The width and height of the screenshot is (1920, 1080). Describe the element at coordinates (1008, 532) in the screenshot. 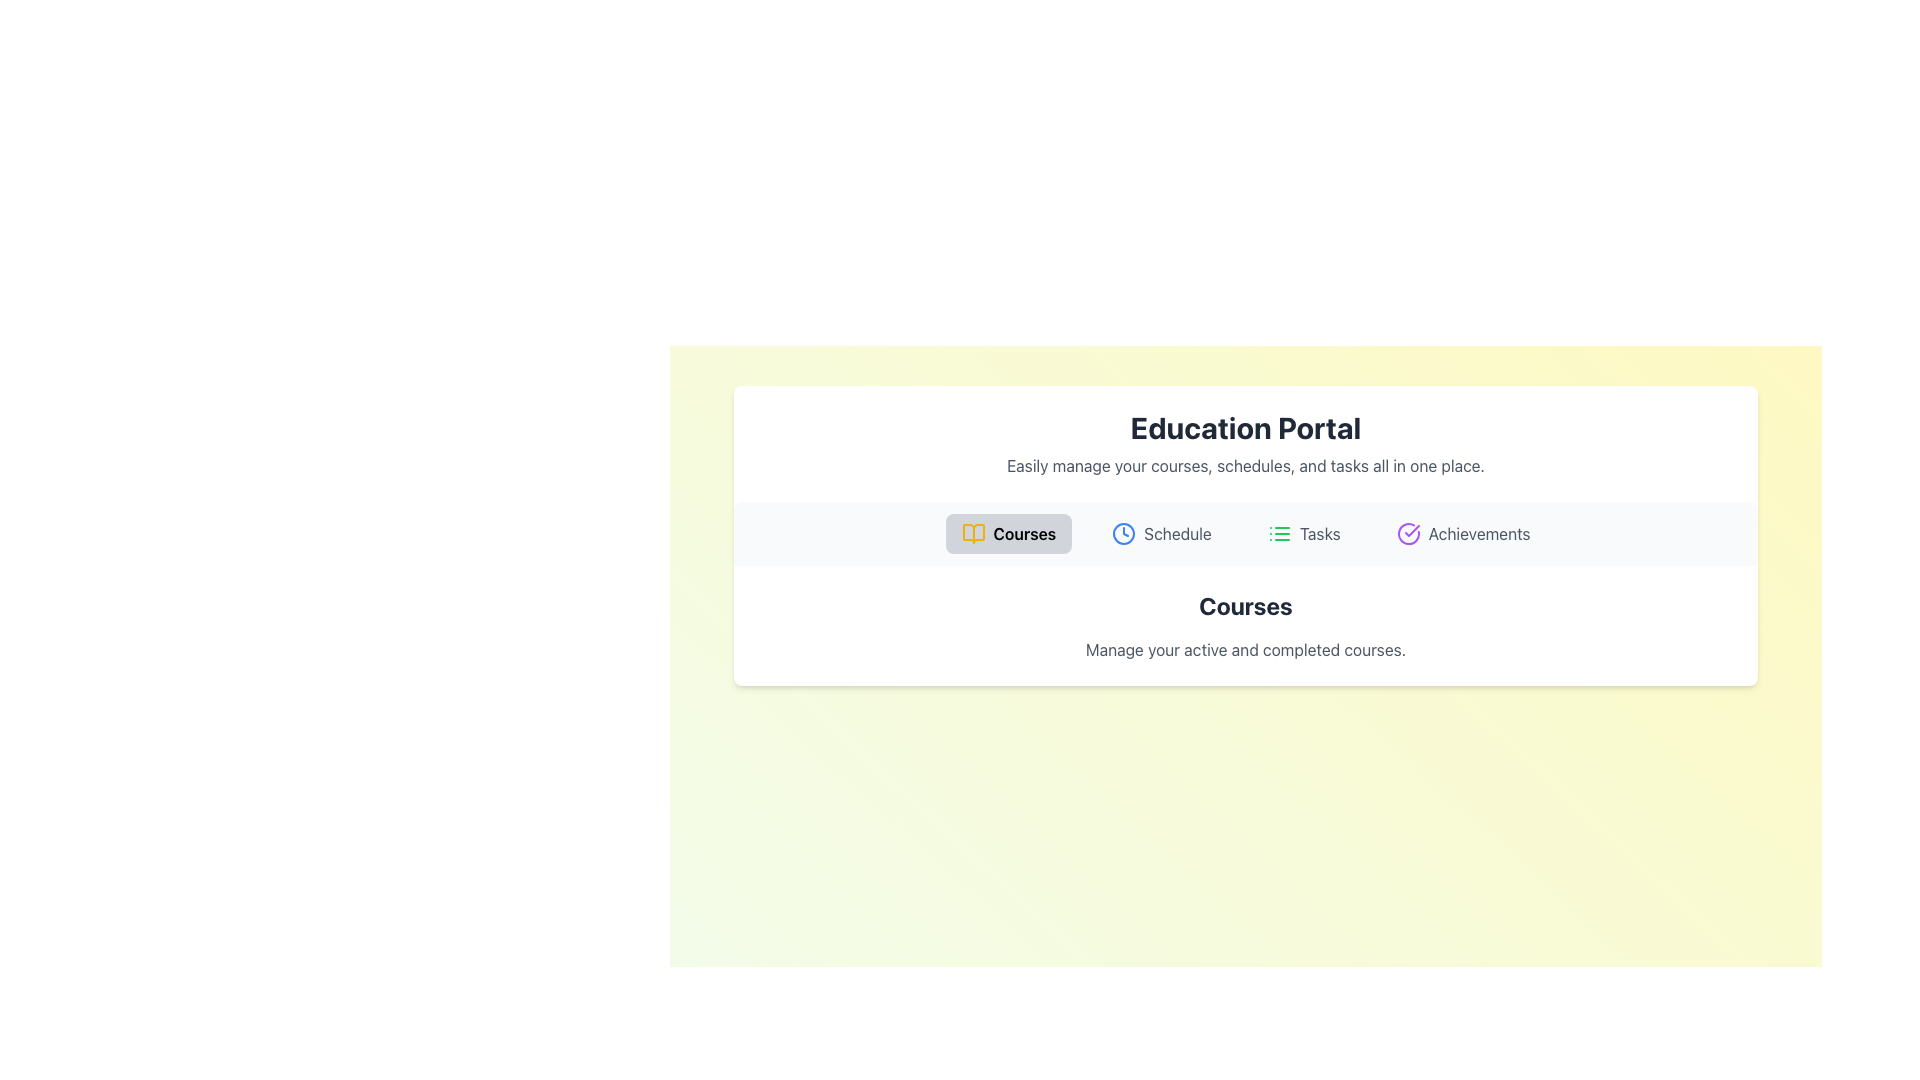

I see `the first button in the navigation panel that displays content related to courses in the application for accessibility` at that location.